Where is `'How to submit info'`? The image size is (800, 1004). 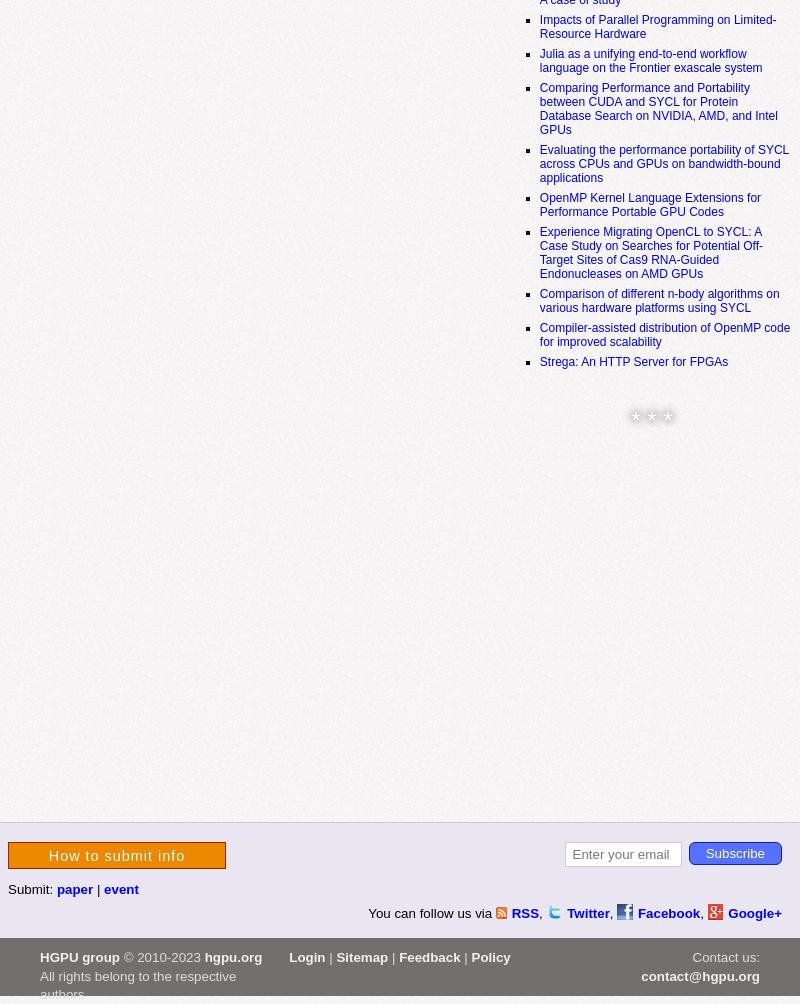 'How to submit info' is located at coordinates (47, 855).